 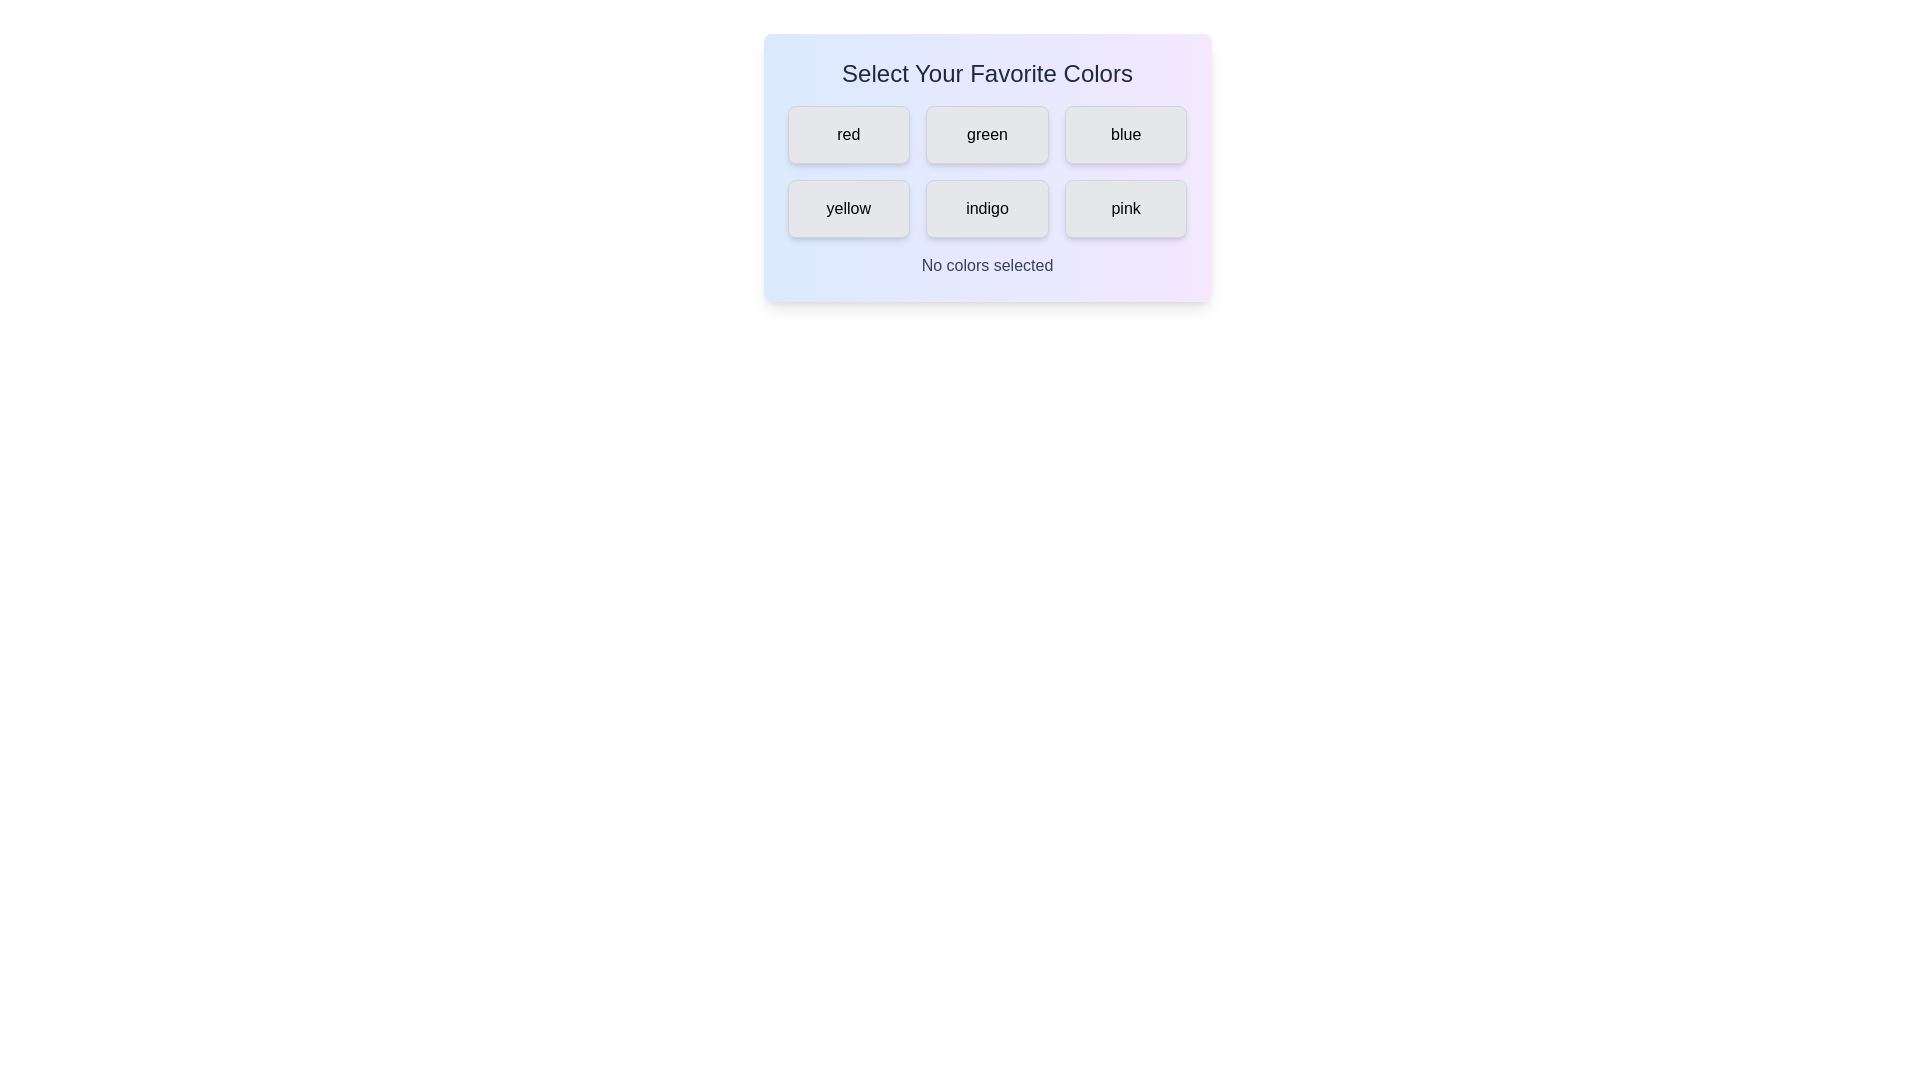 I want to click on the color tag labeled blue to select it, so click(x=1126, y=135).